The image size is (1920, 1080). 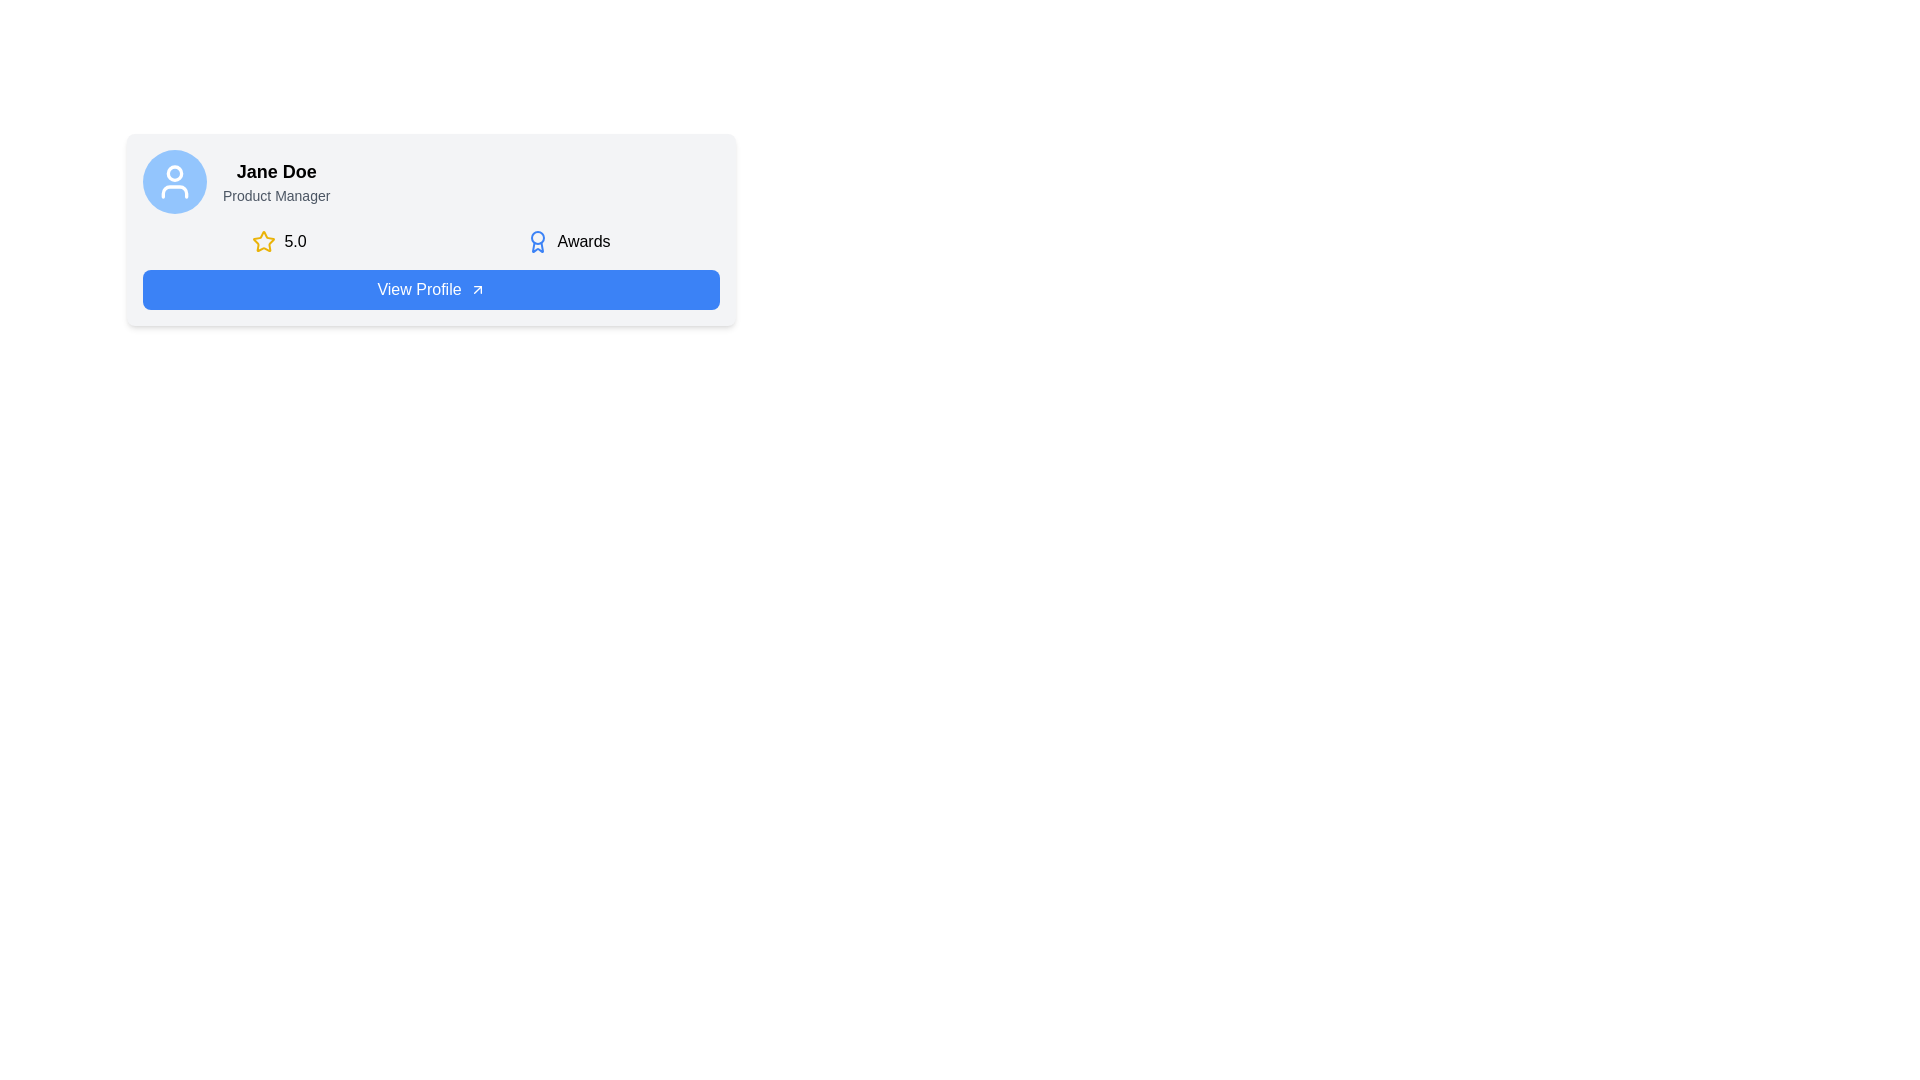 I want to click on the profile icon representing user-related information for 'Jane Doe', located at the top-left corner of the card-like component, so click(x=174, y=181).